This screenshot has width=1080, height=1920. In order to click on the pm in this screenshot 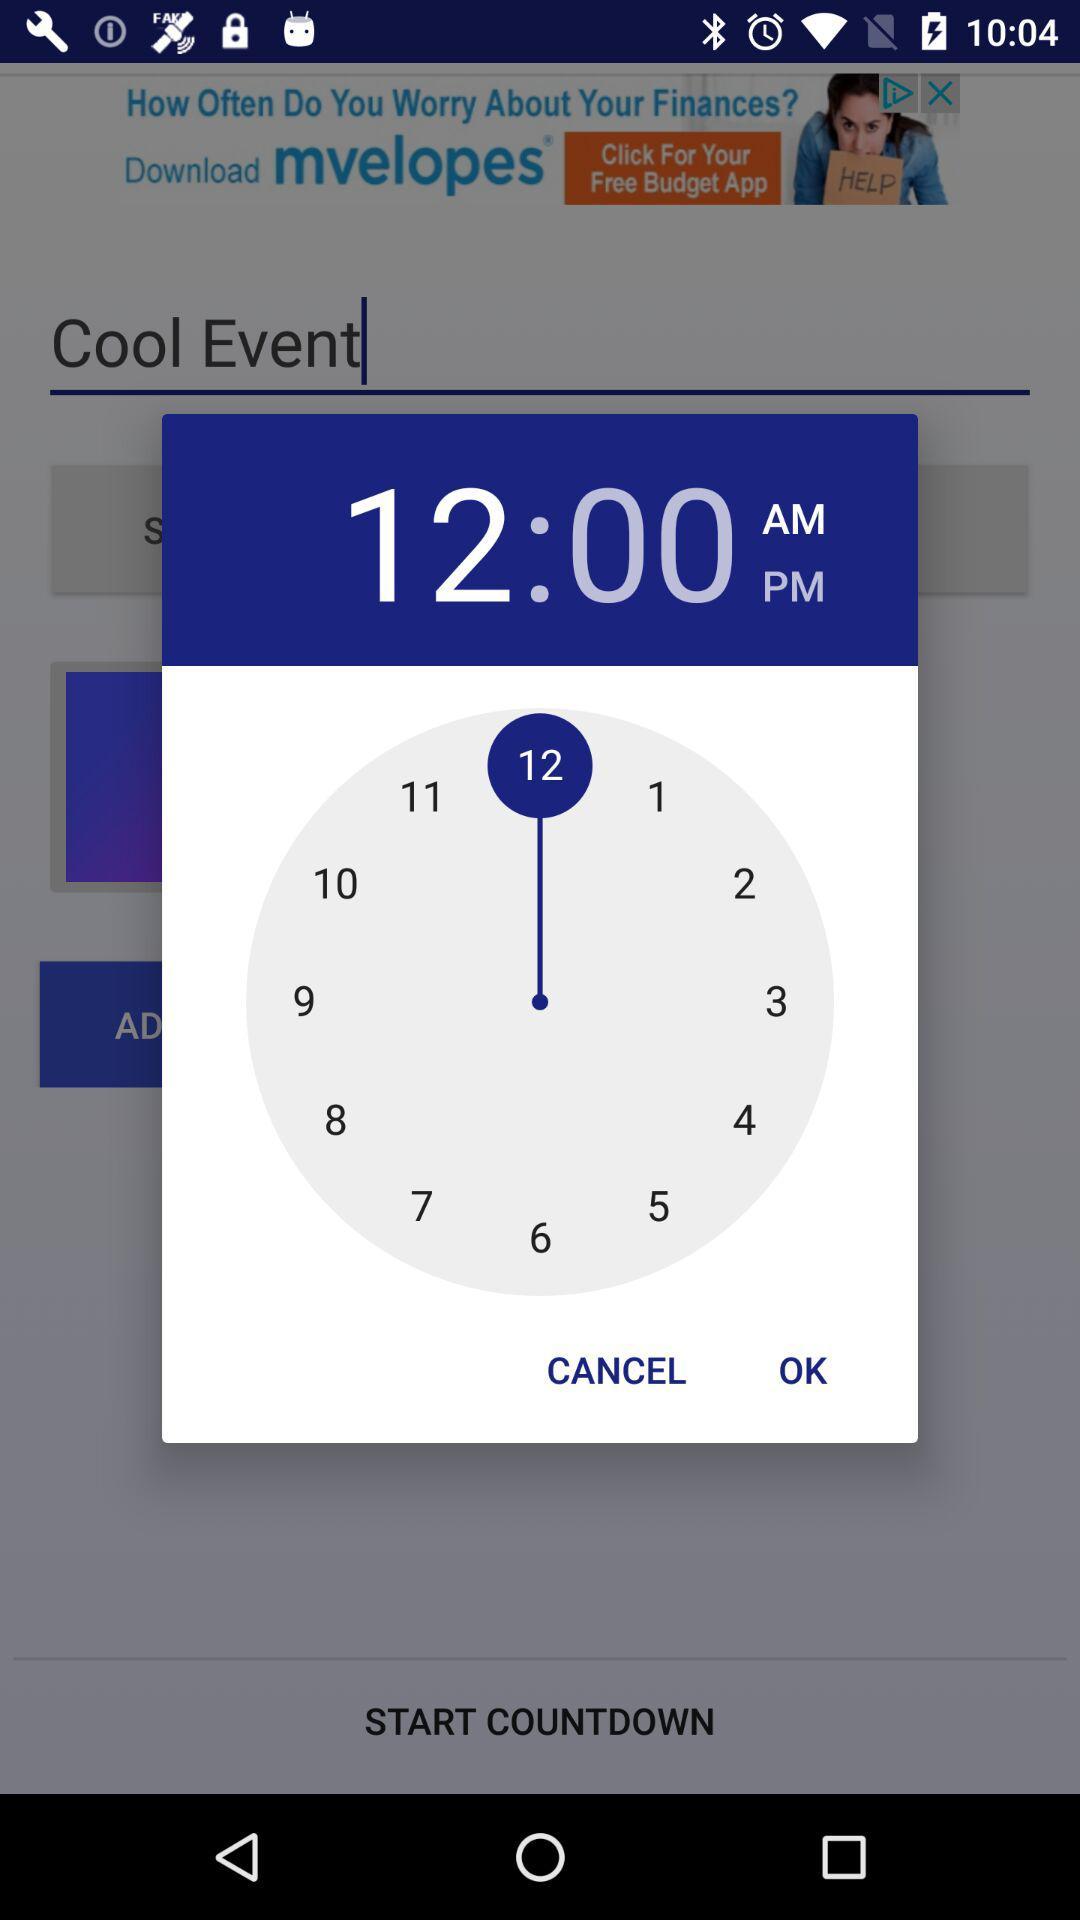, I will do `click(792, 578)`.